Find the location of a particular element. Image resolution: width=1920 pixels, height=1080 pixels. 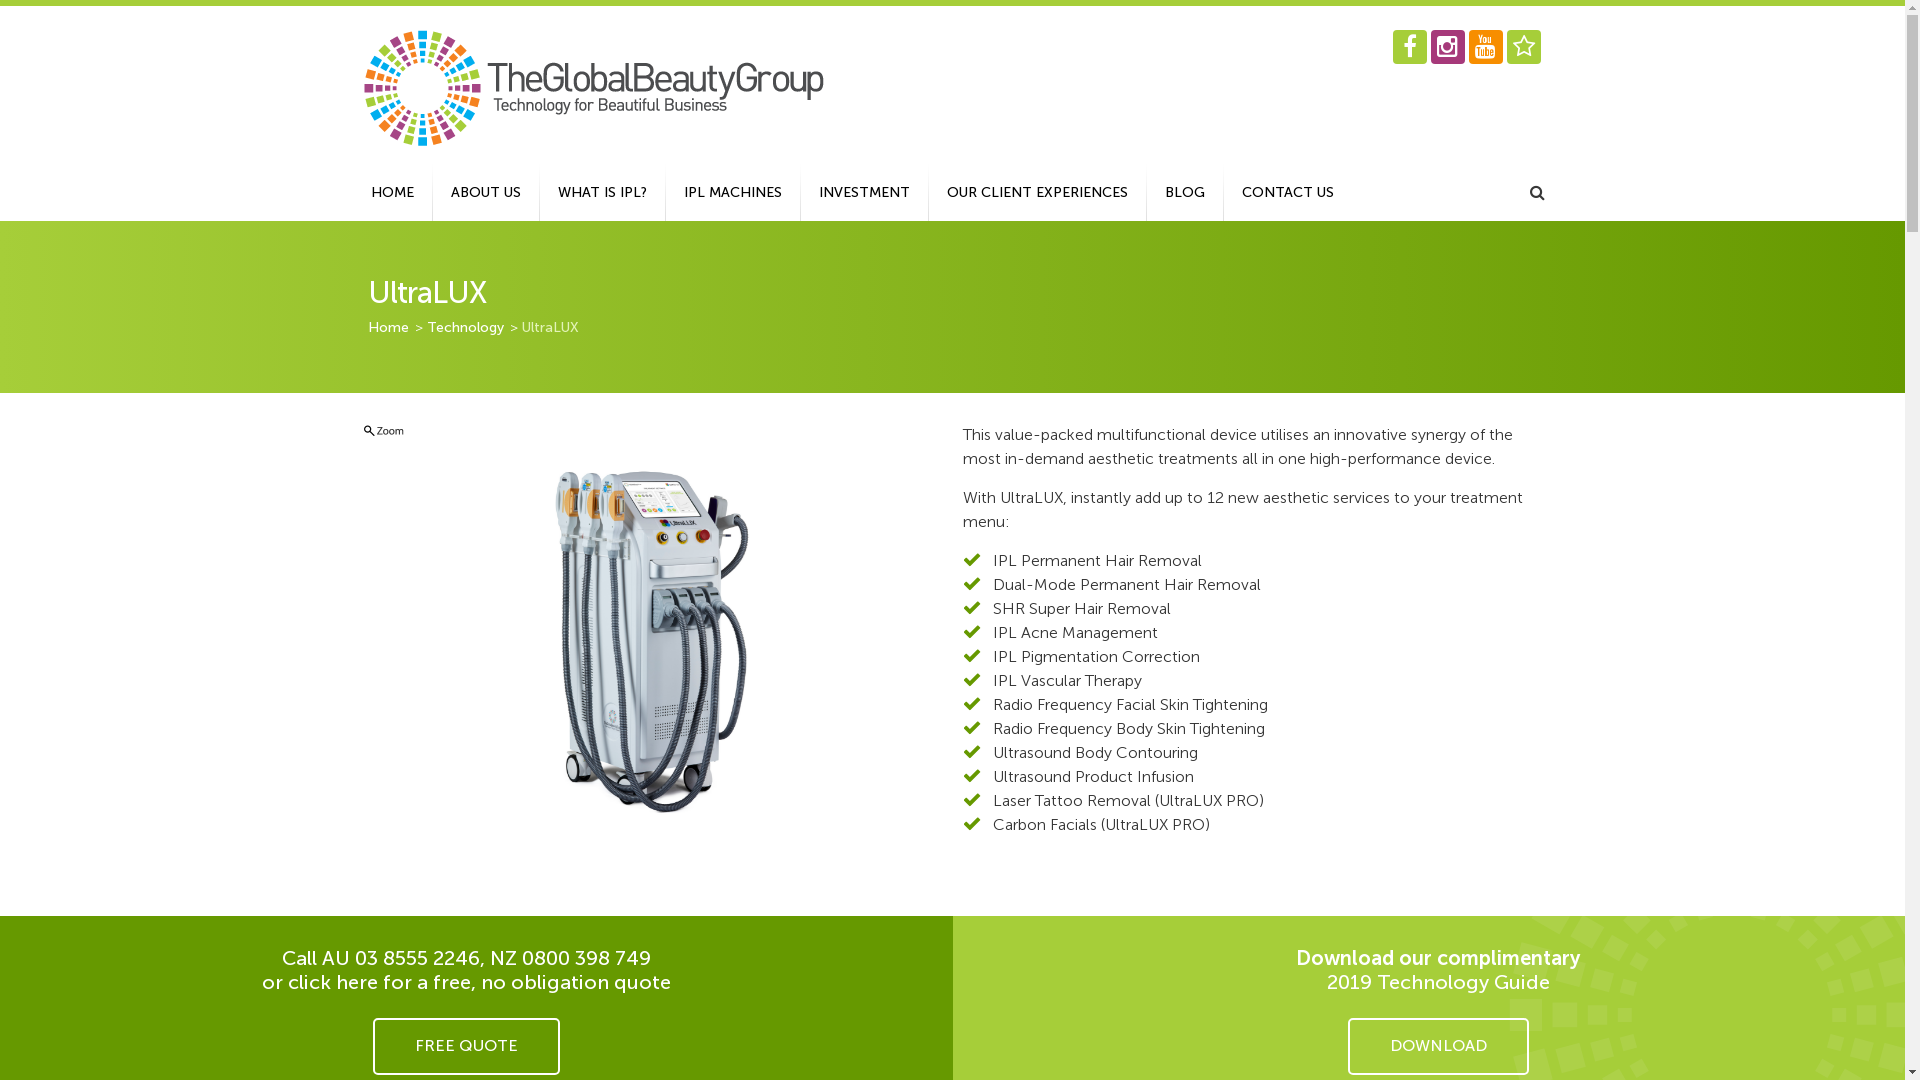

'BLOG' is located at coordinates (1184, 192).